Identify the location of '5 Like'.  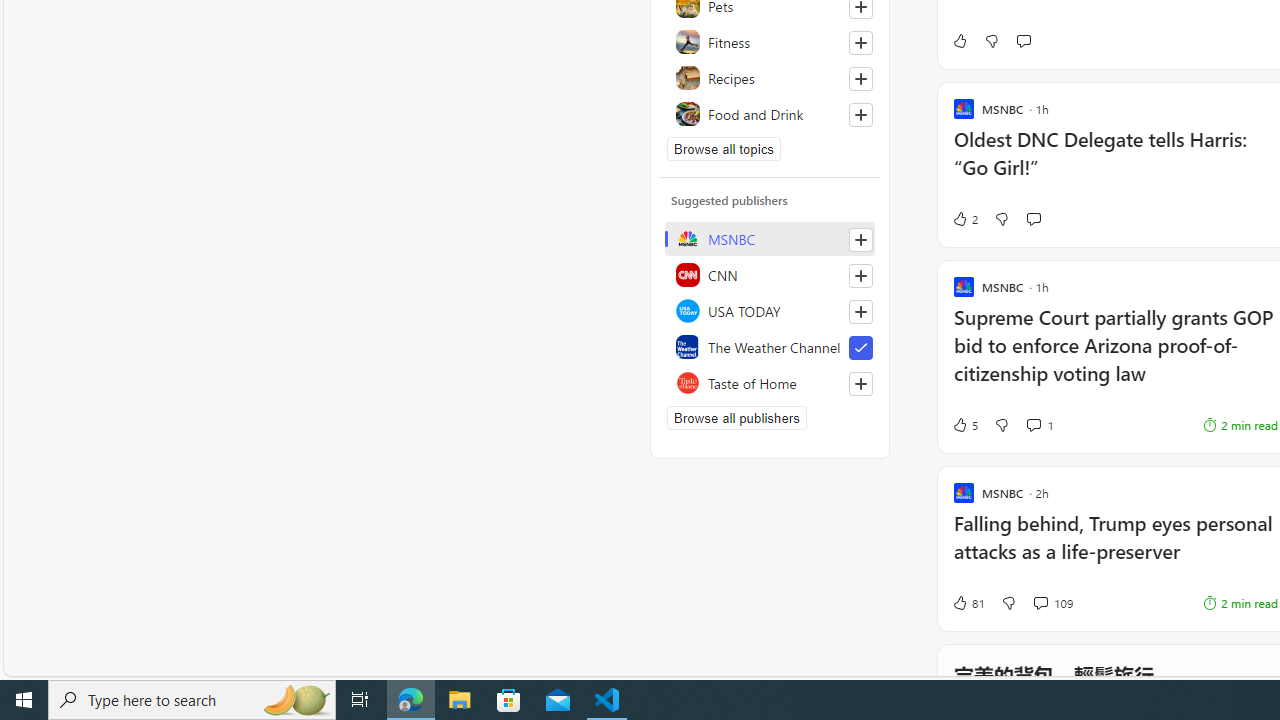
(964, 424).